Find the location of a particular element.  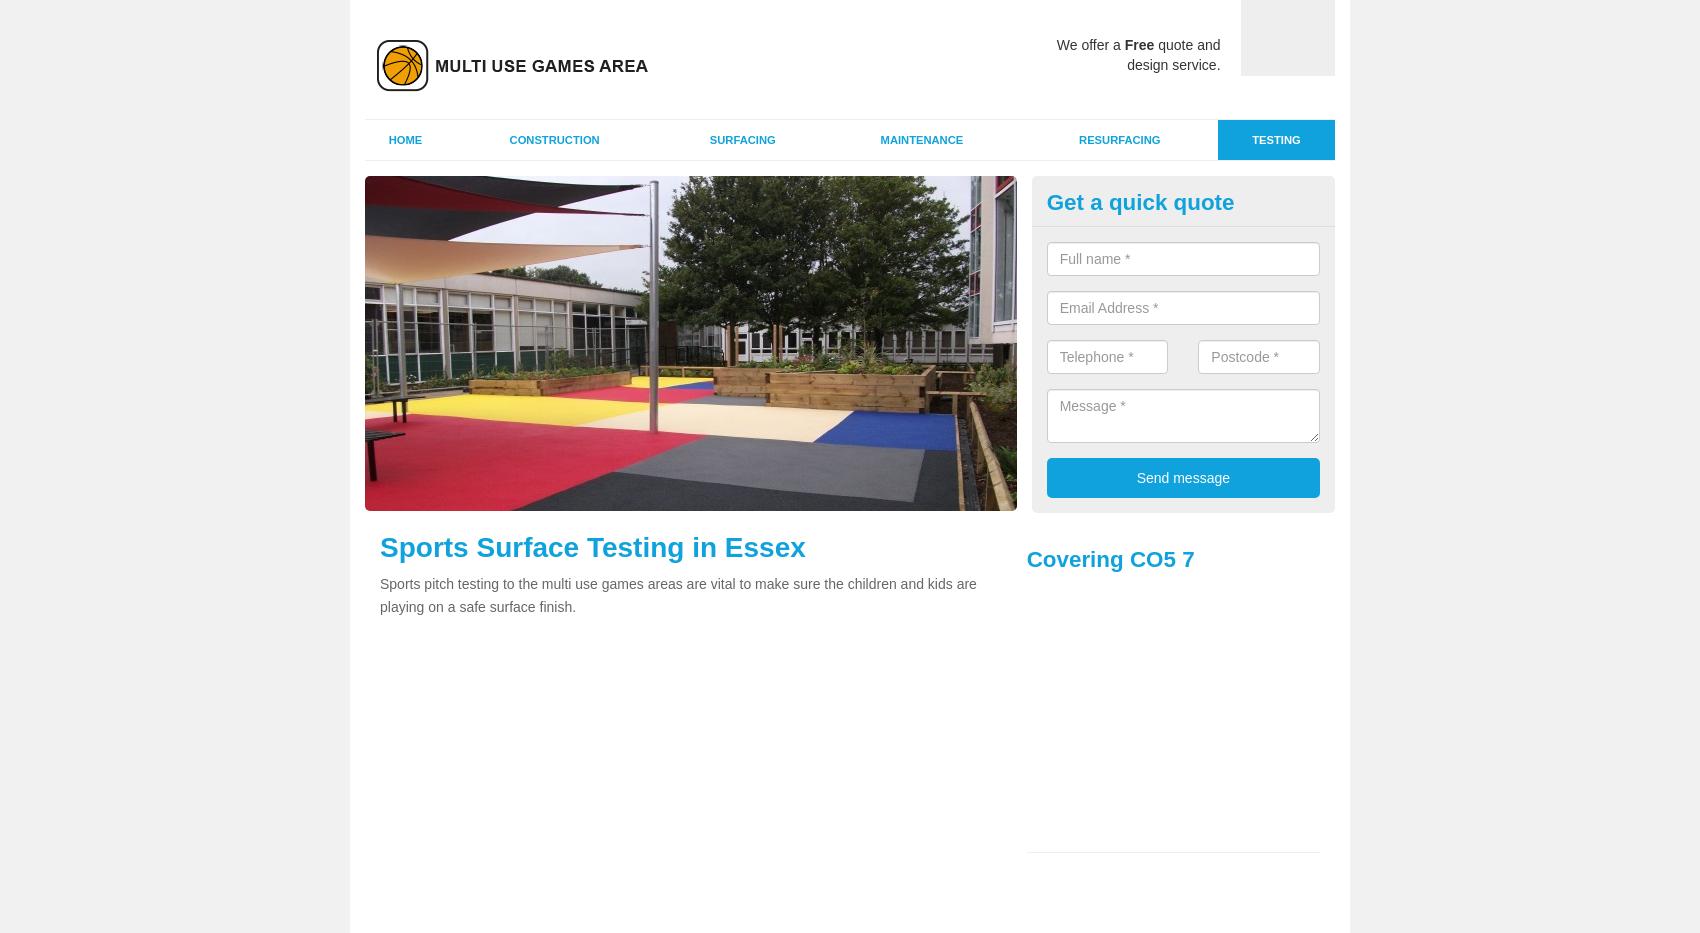

'Maintenance' is located at coordinates (879, 139).